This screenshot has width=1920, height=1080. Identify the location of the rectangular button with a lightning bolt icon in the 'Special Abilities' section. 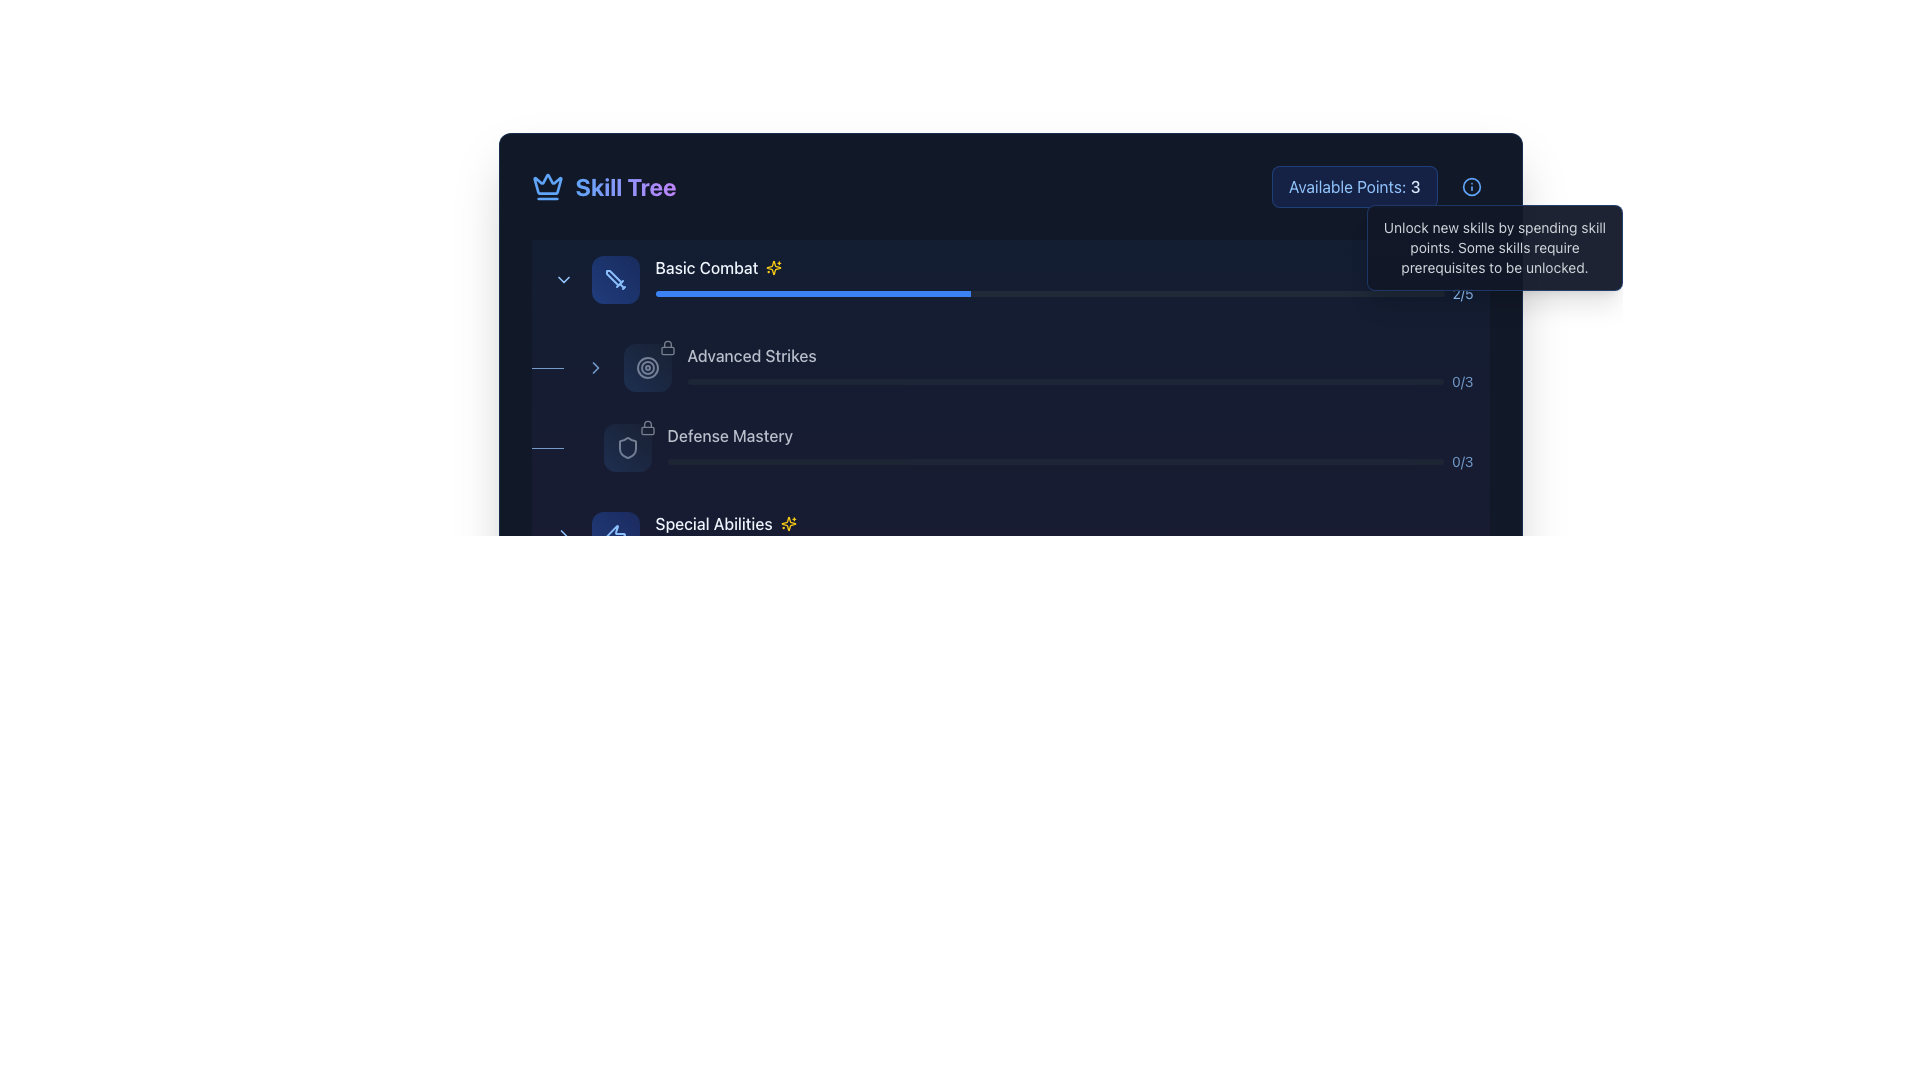
(614, 535).